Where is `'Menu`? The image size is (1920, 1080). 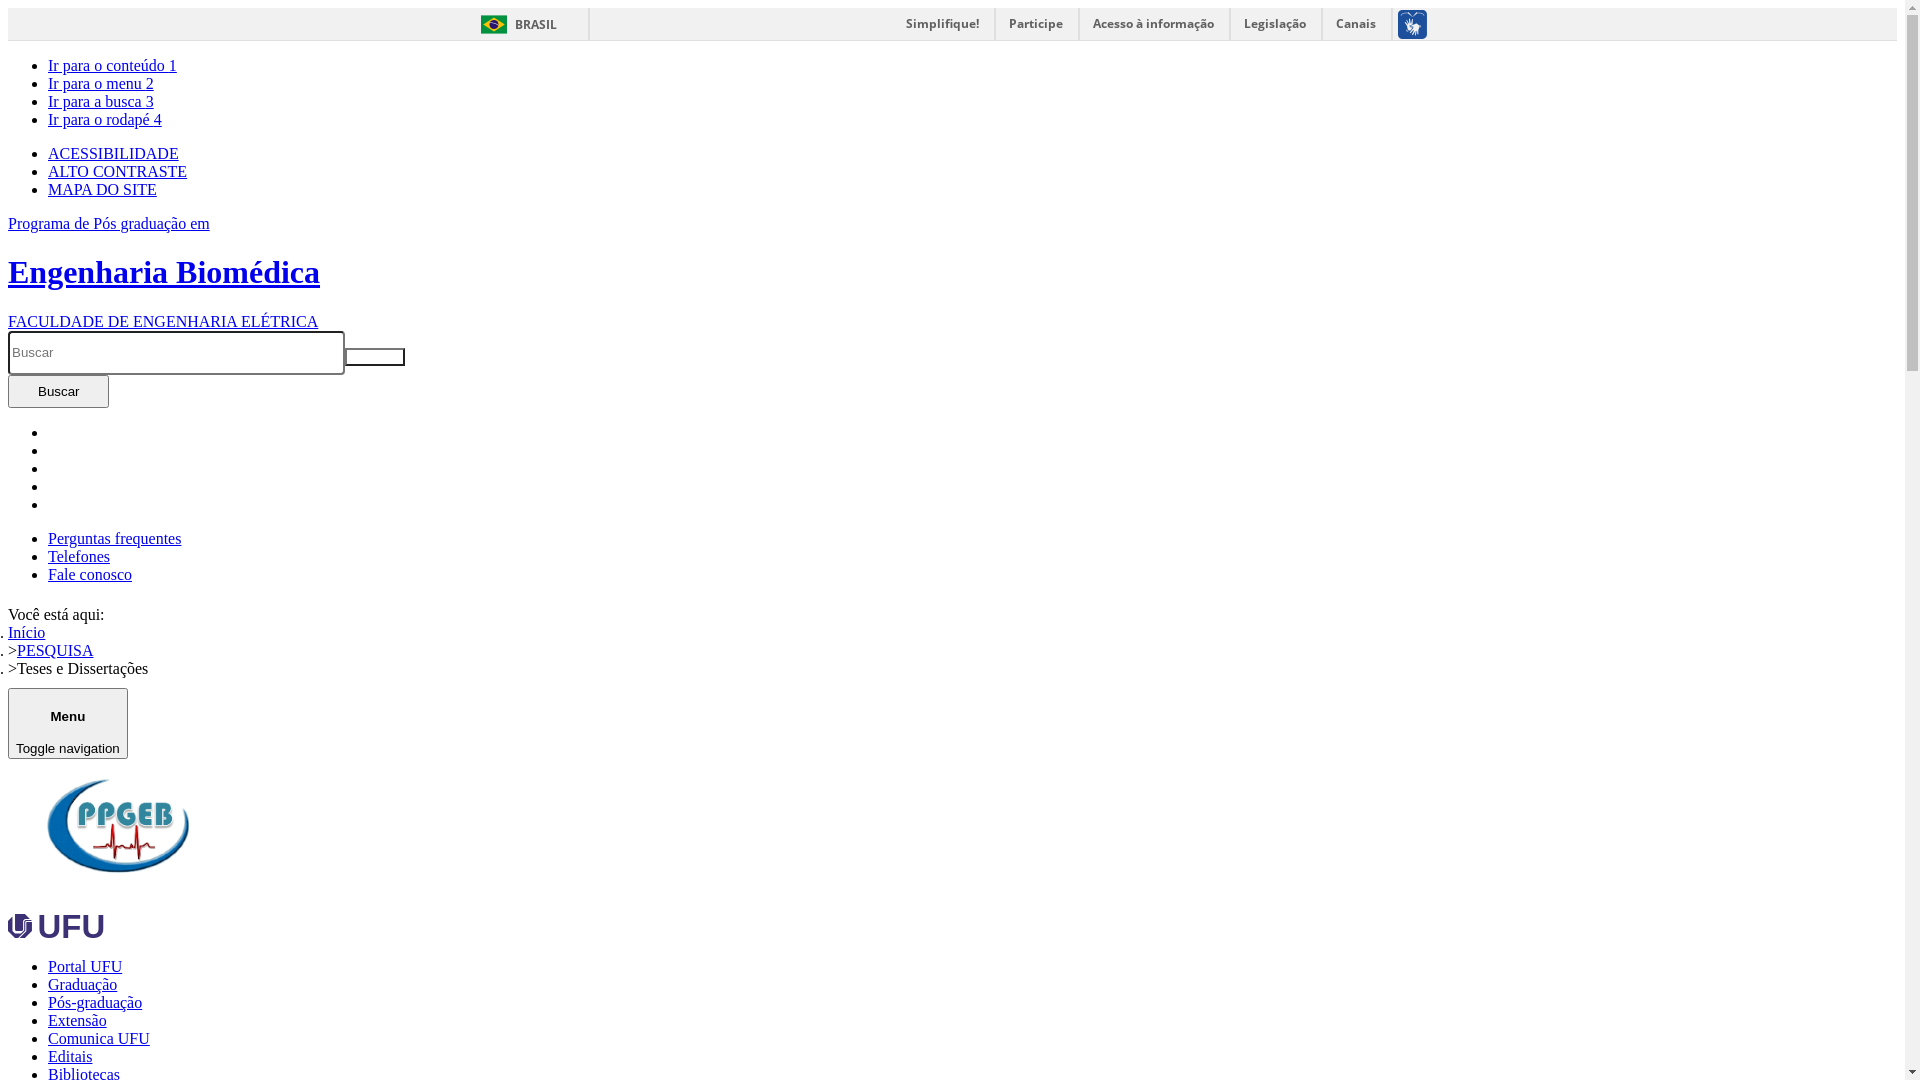 'Menu is located at coordinates (67, 723).